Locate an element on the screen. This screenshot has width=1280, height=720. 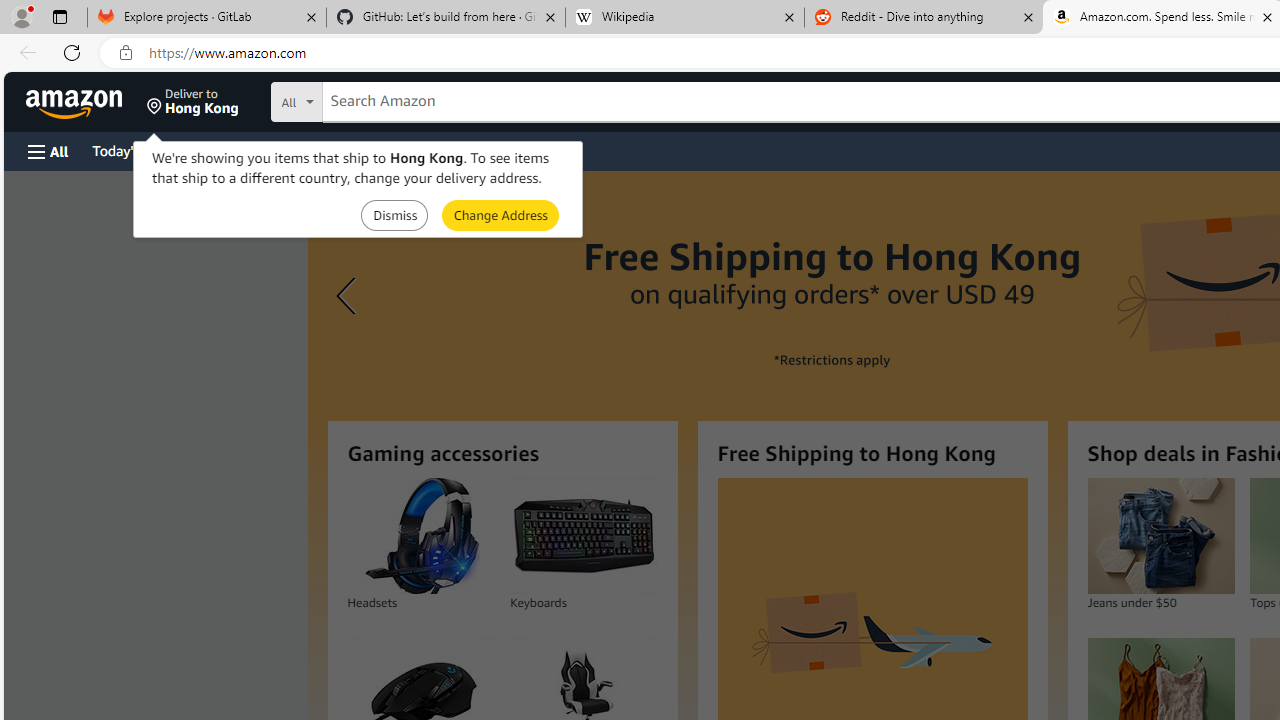
'Headsets' is located at coordinates (420, 535).